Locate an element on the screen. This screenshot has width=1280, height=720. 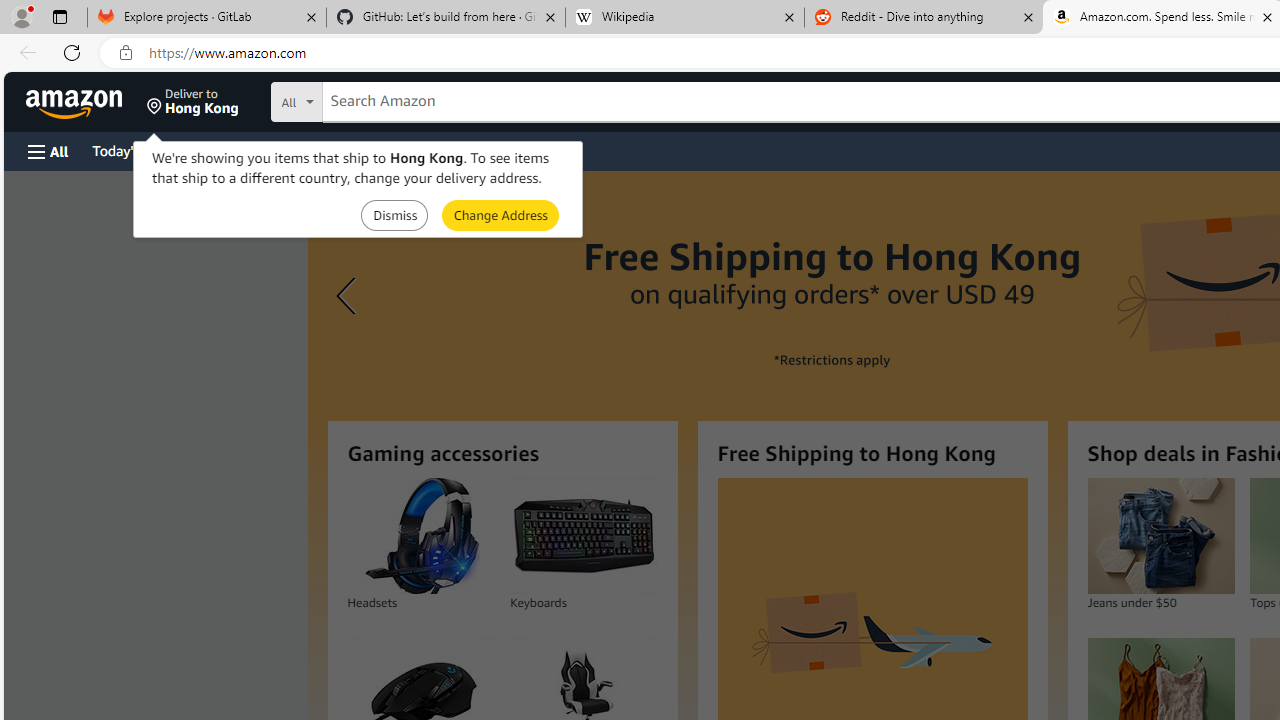
'Headsets' is located at coordinates (420, 535).